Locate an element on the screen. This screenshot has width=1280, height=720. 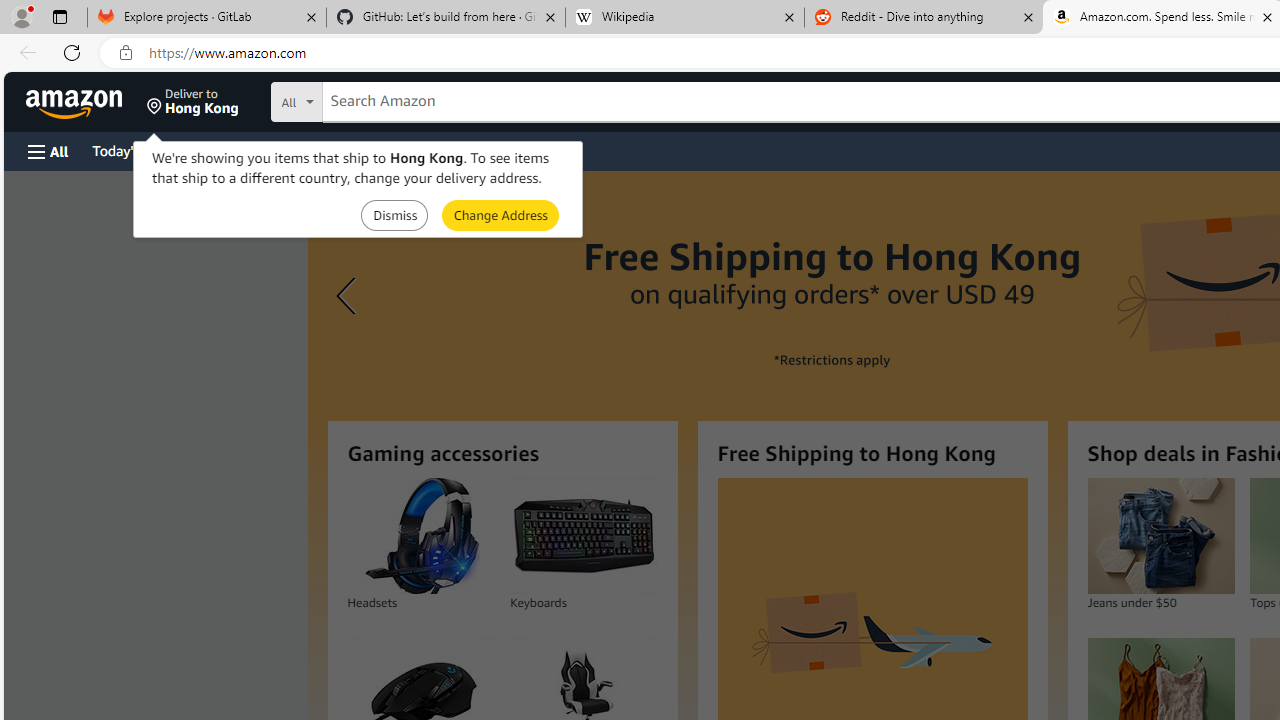
'Headsets' is located at coordinates (420, 535).